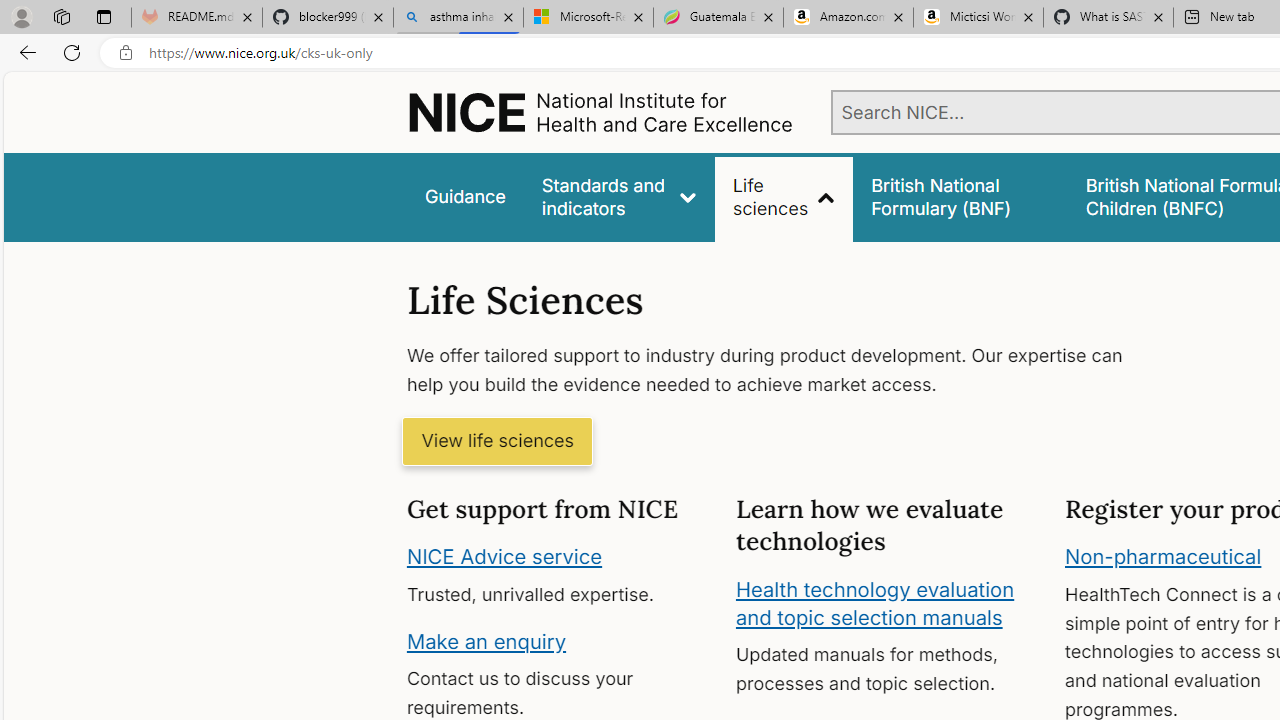  Describe the element at coordinates (504, 557) in the screenshot. I see `'NICE Advice service'` at that location.